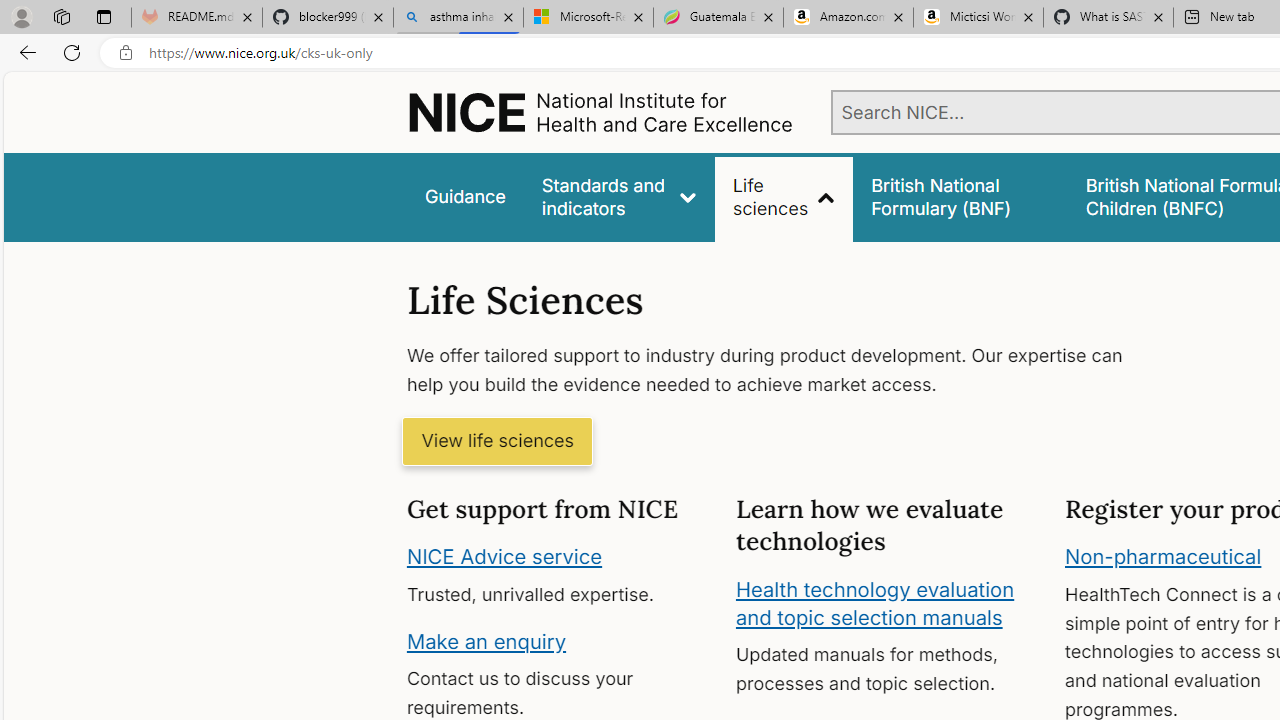  Describe the element at coordinates (504, 557) in the screenshot. I see `'NICE Advice service'` at that location.